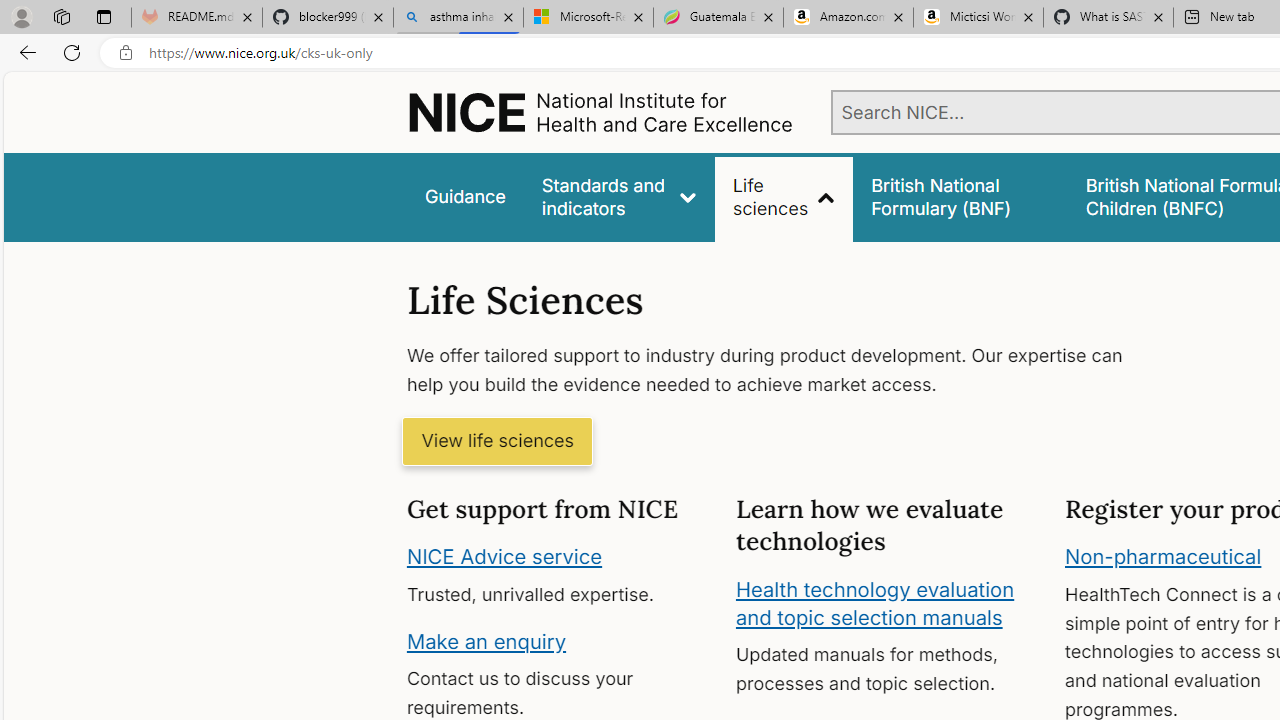  Describe the element at coordinates (504, 557) in the screenshot. I see `'NICE Advice service'` at that location.